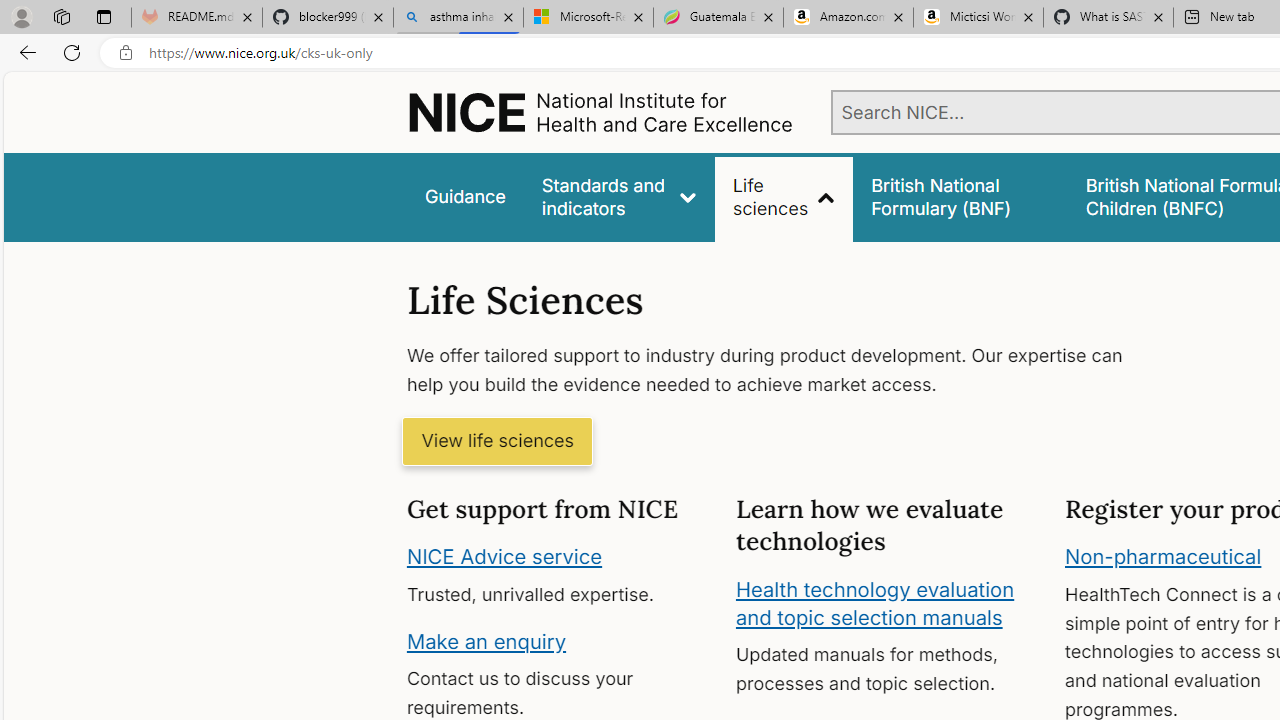  Describe the element at coordinates (504, 557) in the screenshot. I see `'NICE Advice service'` at that location.